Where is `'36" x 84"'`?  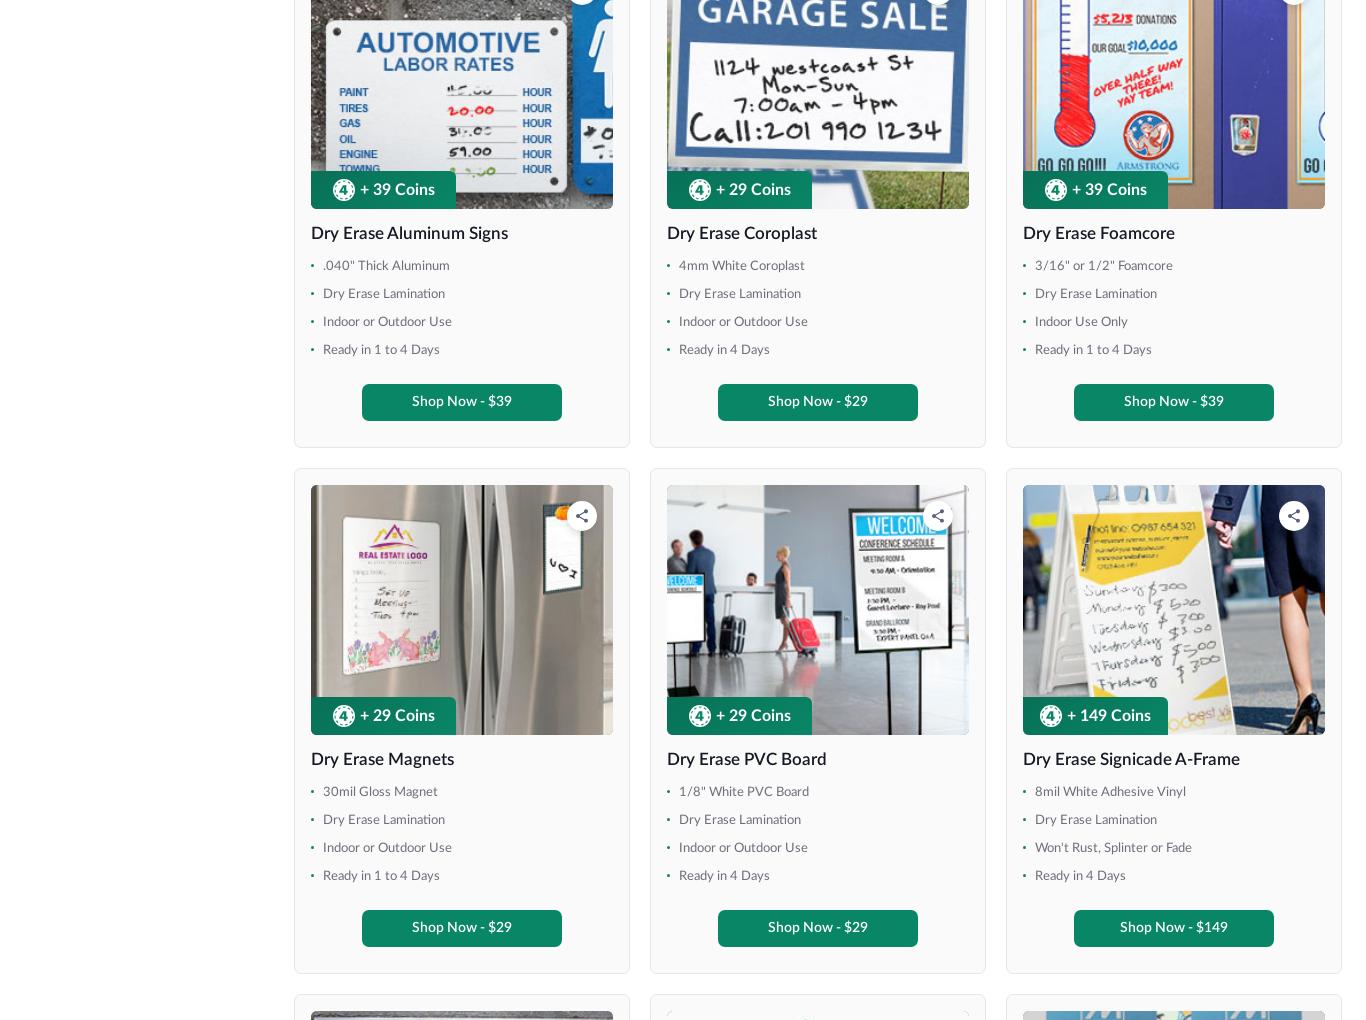
'36" x 84"' is located at coordinates (82, 348).